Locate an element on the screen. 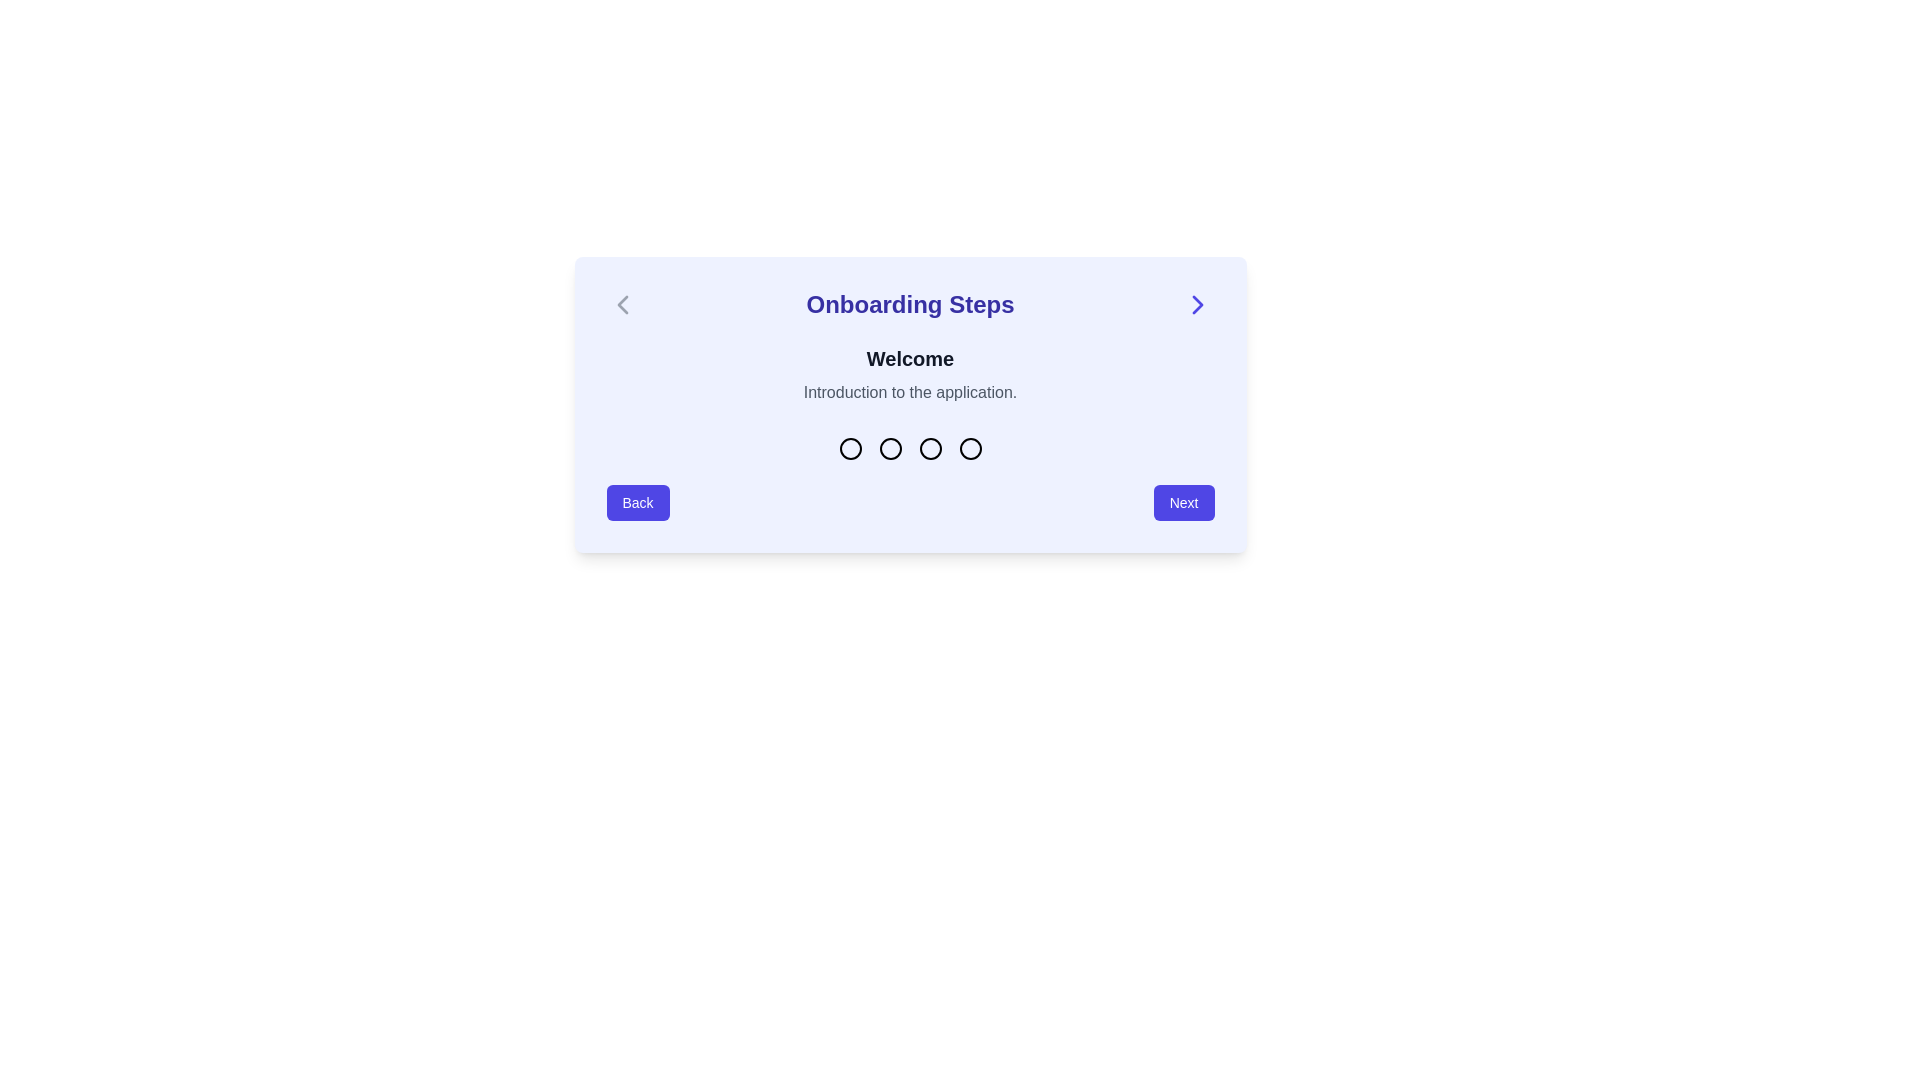 This screenshot has height=1080, width=1920. the fourth progress indicator circle in the onboarding steps section, located between the 'Back' and 'Next' buttons is located at coordinates (970, 447).